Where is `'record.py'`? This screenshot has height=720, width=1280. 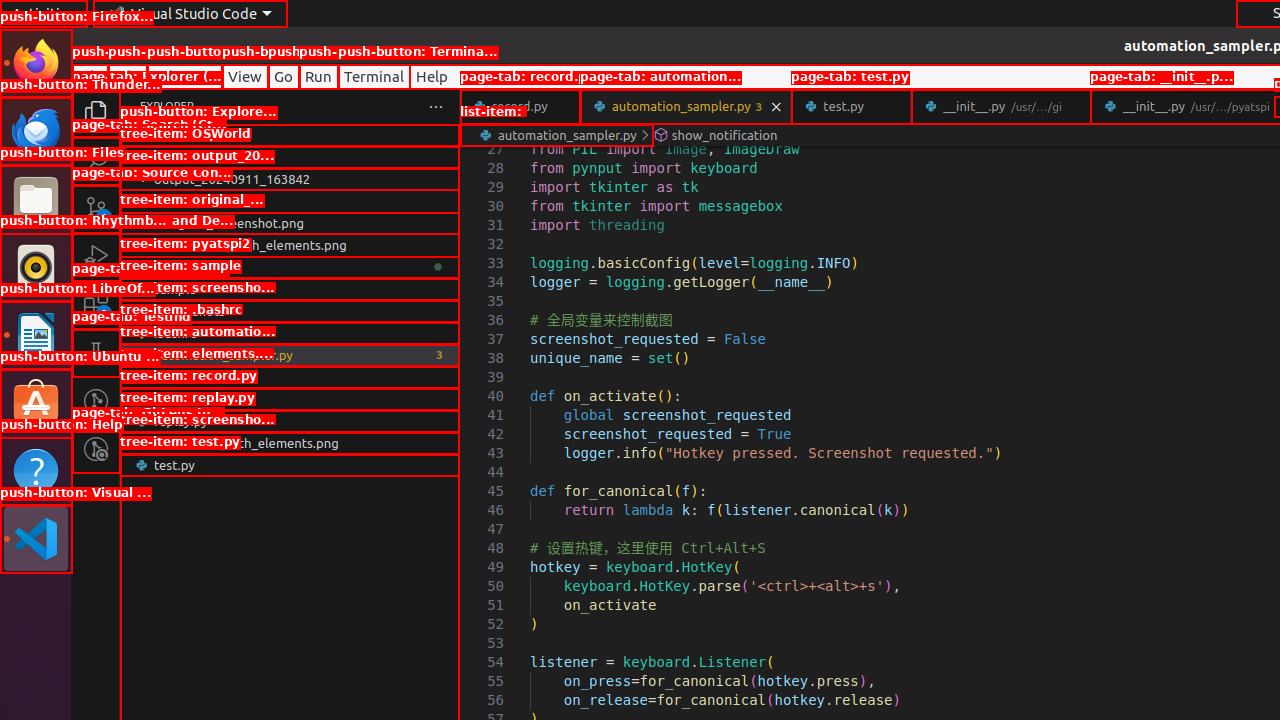
'record.py' is located at coordinates (519, 106).